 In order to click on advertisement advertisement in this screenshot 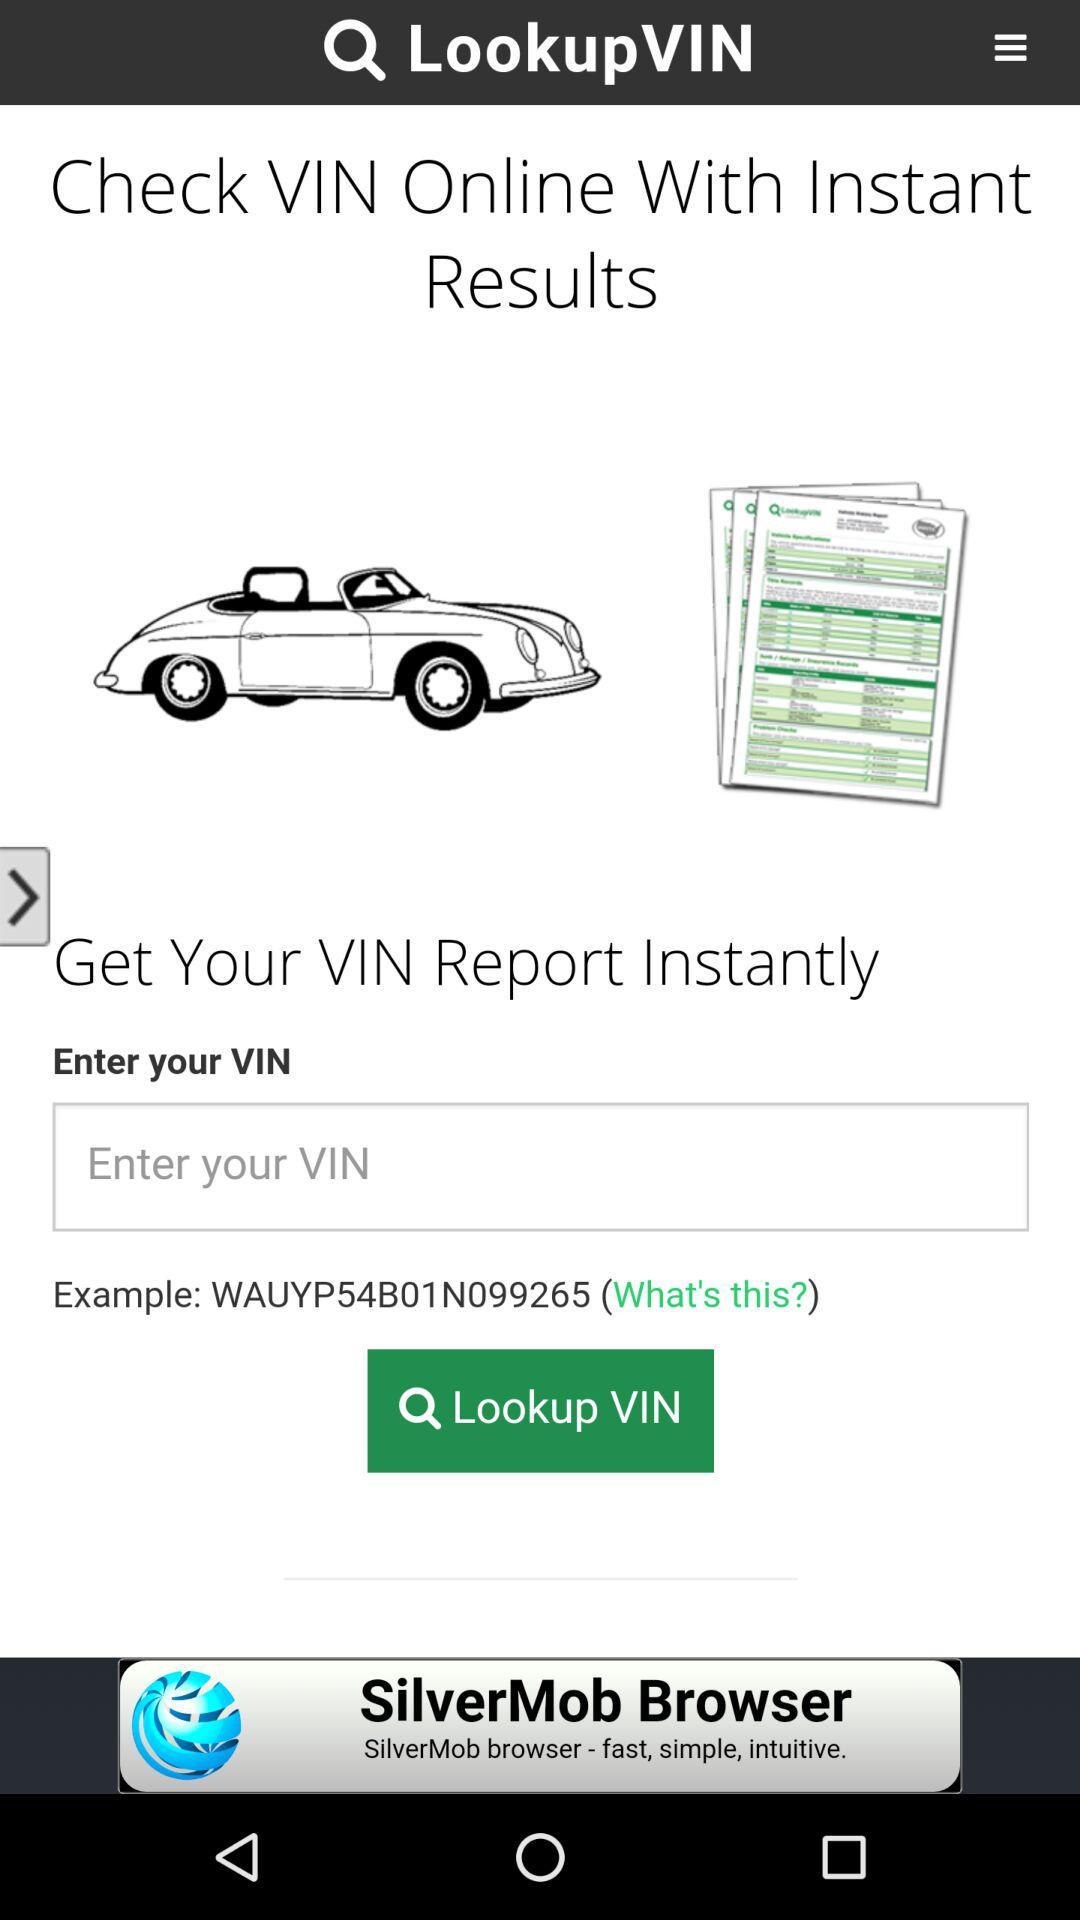, I will do `click(540, 1725)`.